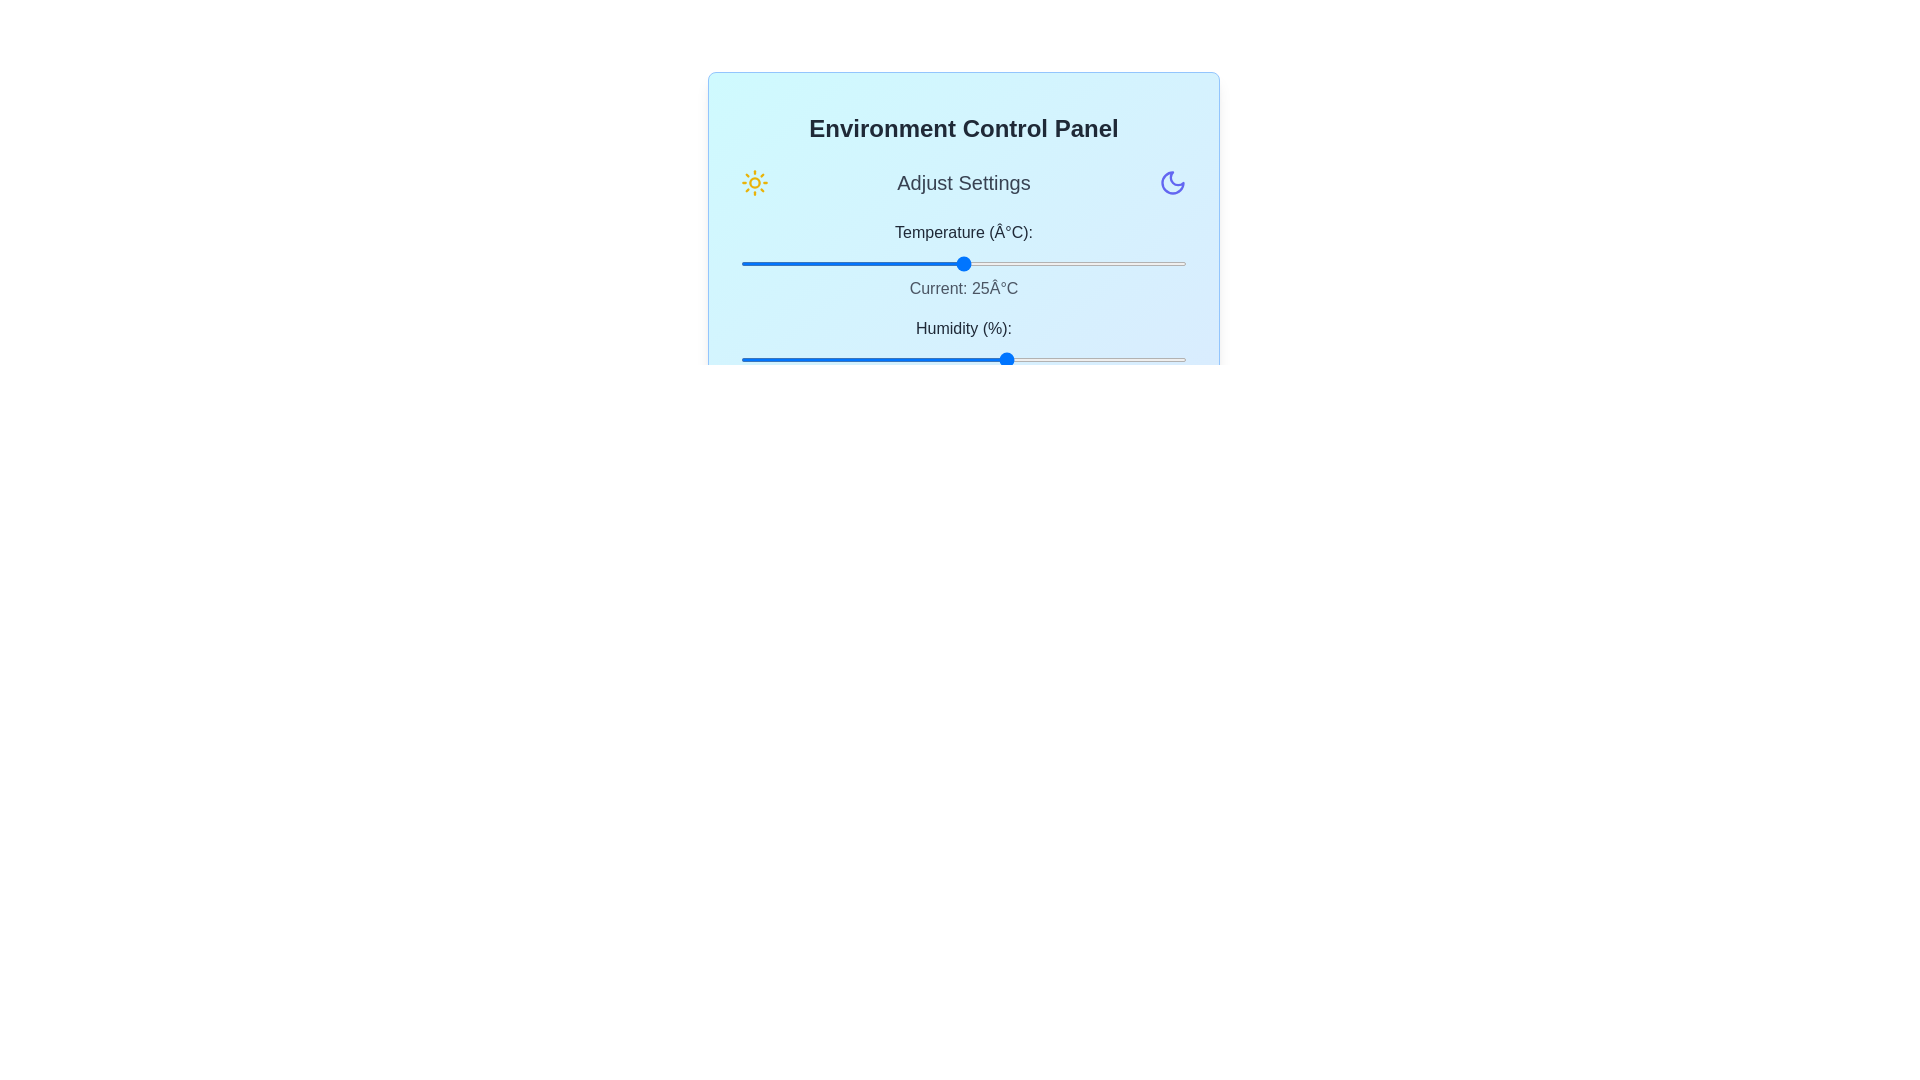 This screenshot has width=1920, height=1080. I want to click on the temperature slider to set the temperature to 43°C, so click(1124, 262).